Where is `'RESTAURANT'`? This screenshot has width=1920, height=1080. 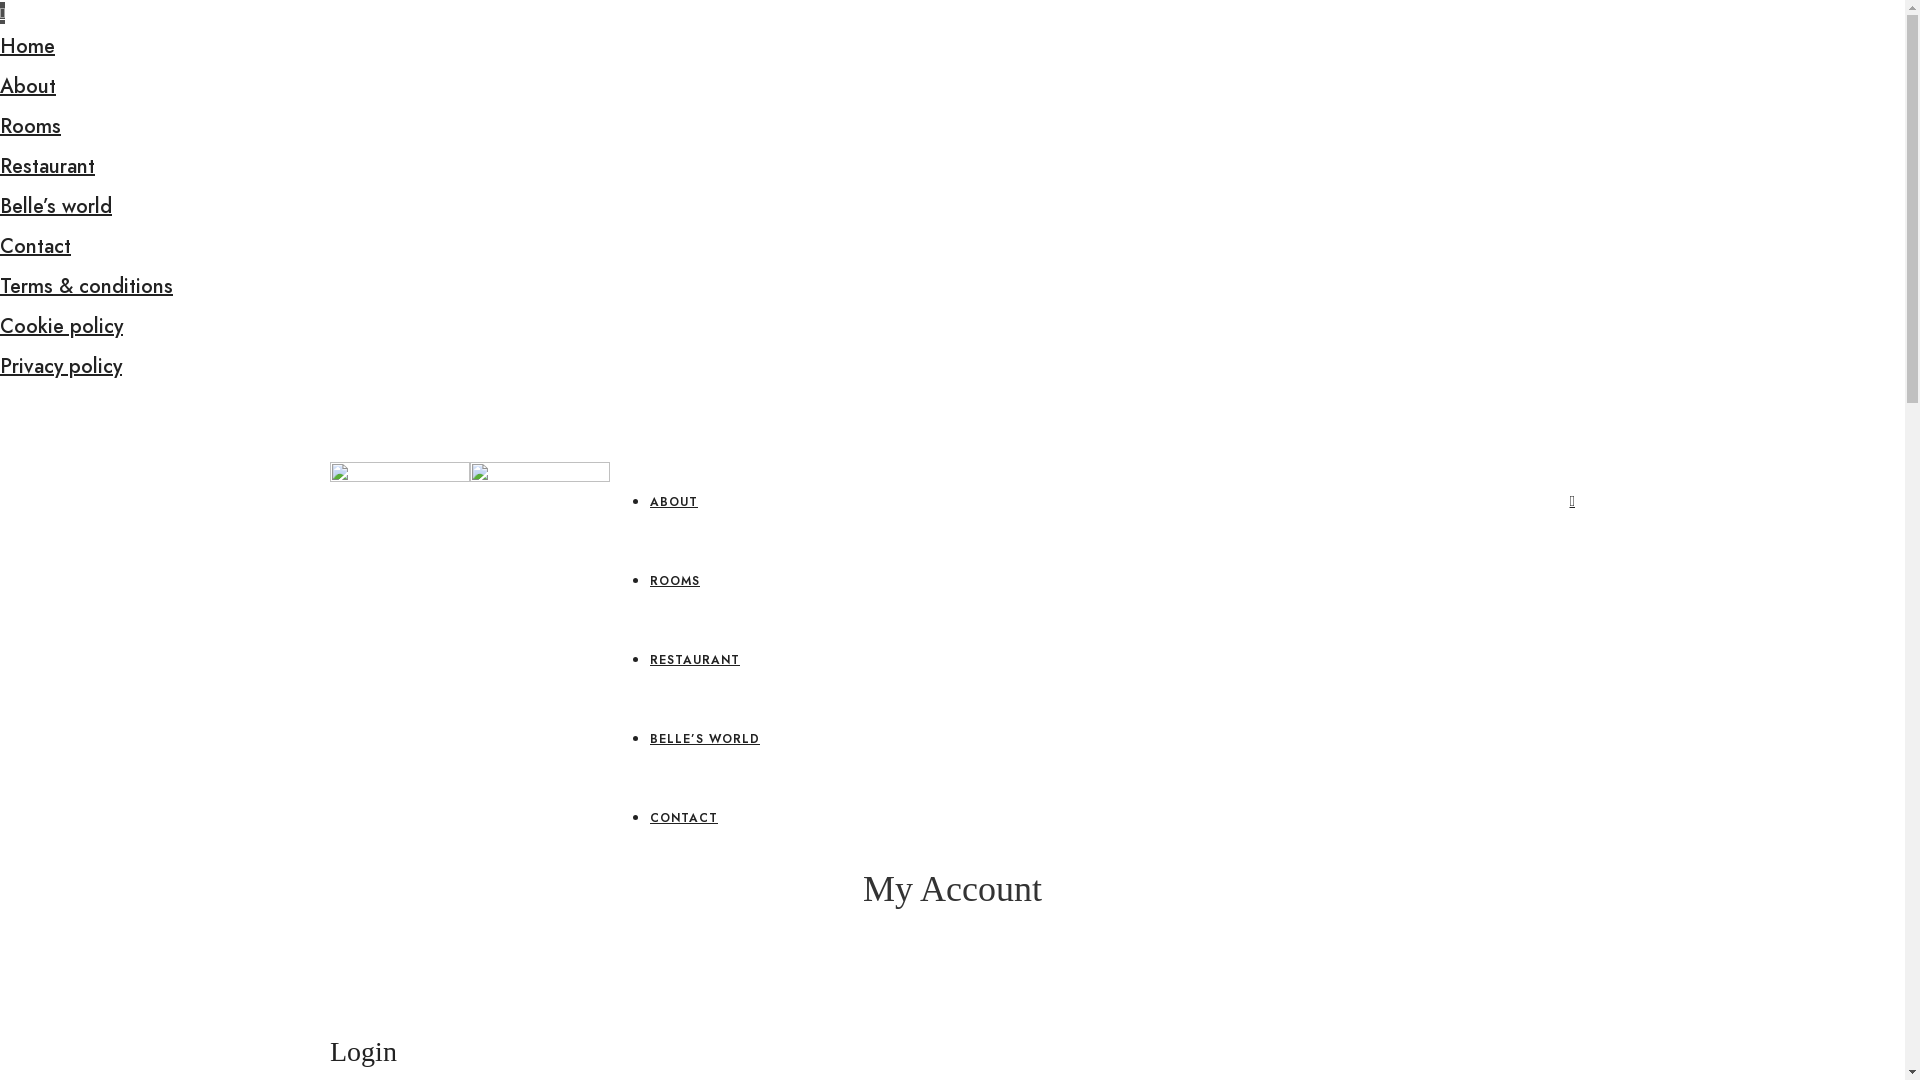 'RESTAURANT' is located at coordinates (649, 659).